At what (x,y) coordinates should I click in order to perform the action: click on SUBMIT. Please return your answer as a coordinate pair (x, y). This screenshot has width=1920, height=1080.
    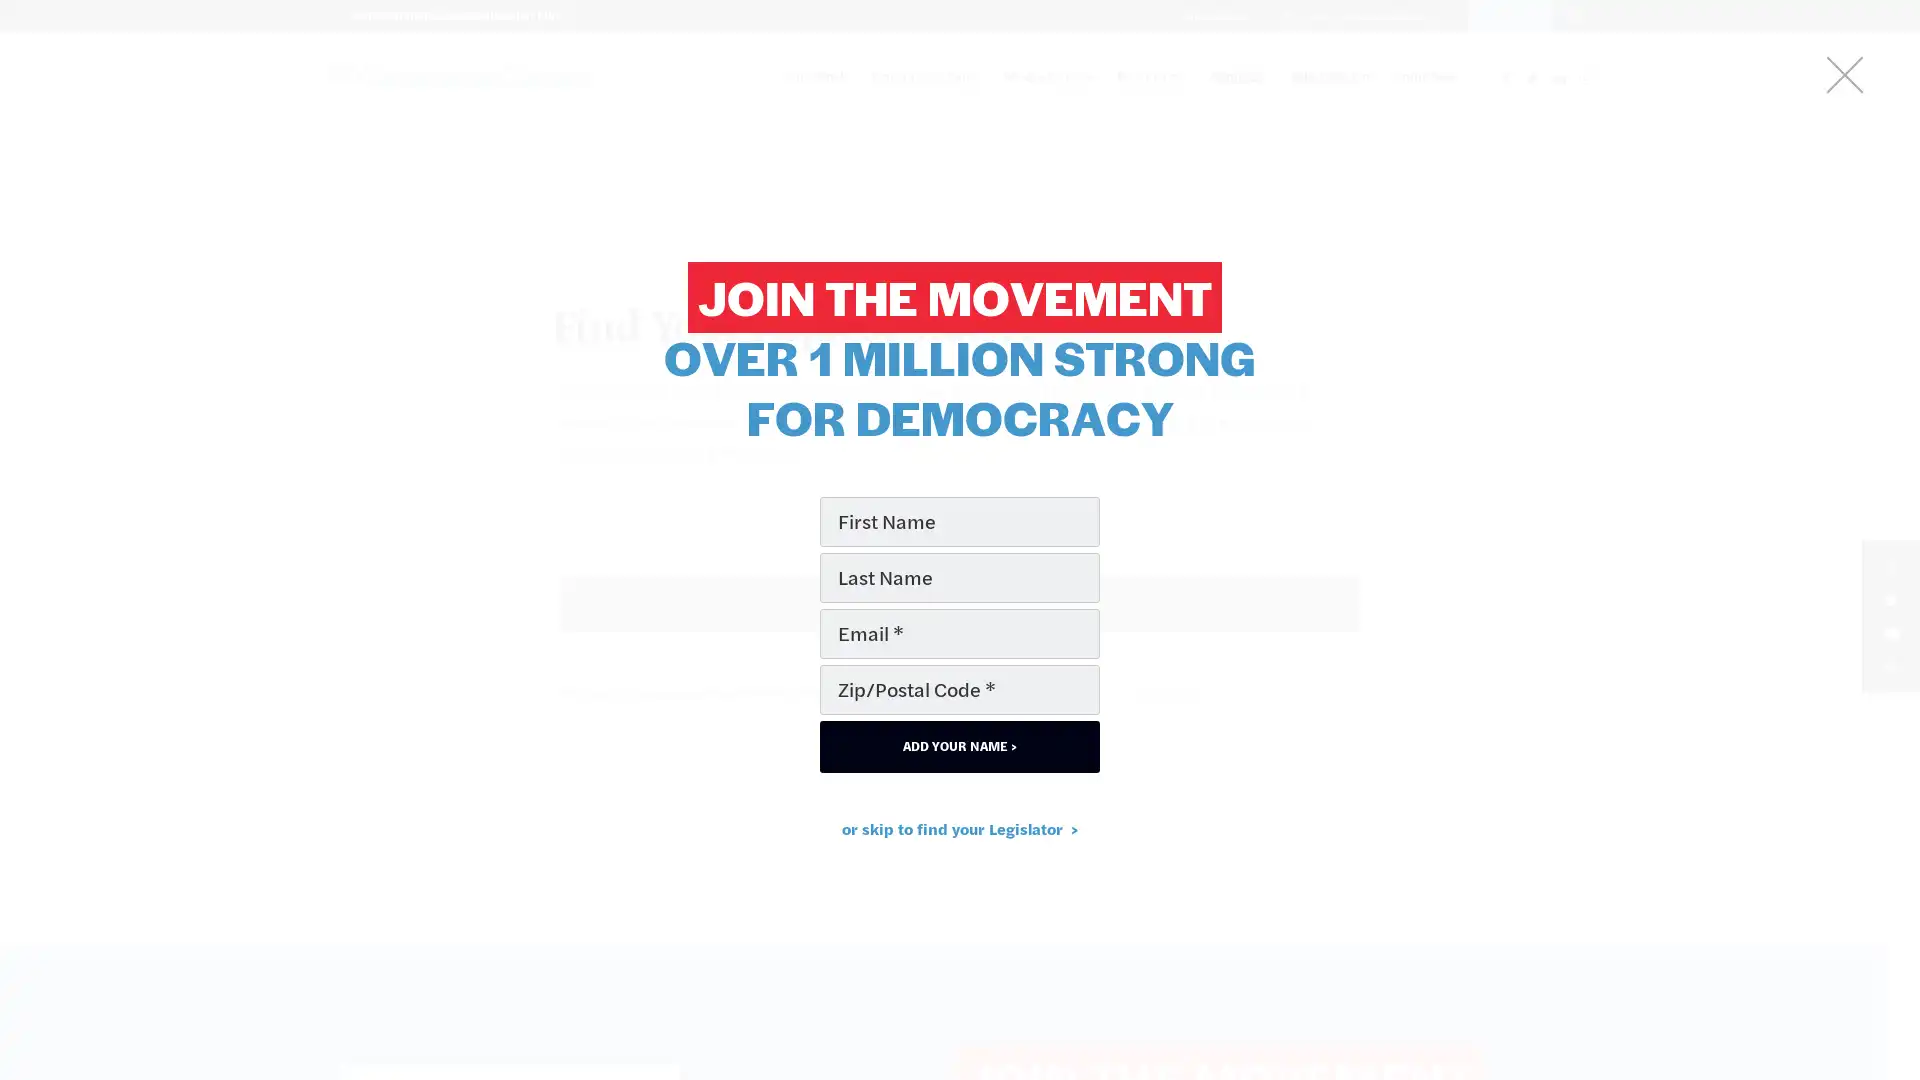
    Looking at the image, I should click on (960, 603).